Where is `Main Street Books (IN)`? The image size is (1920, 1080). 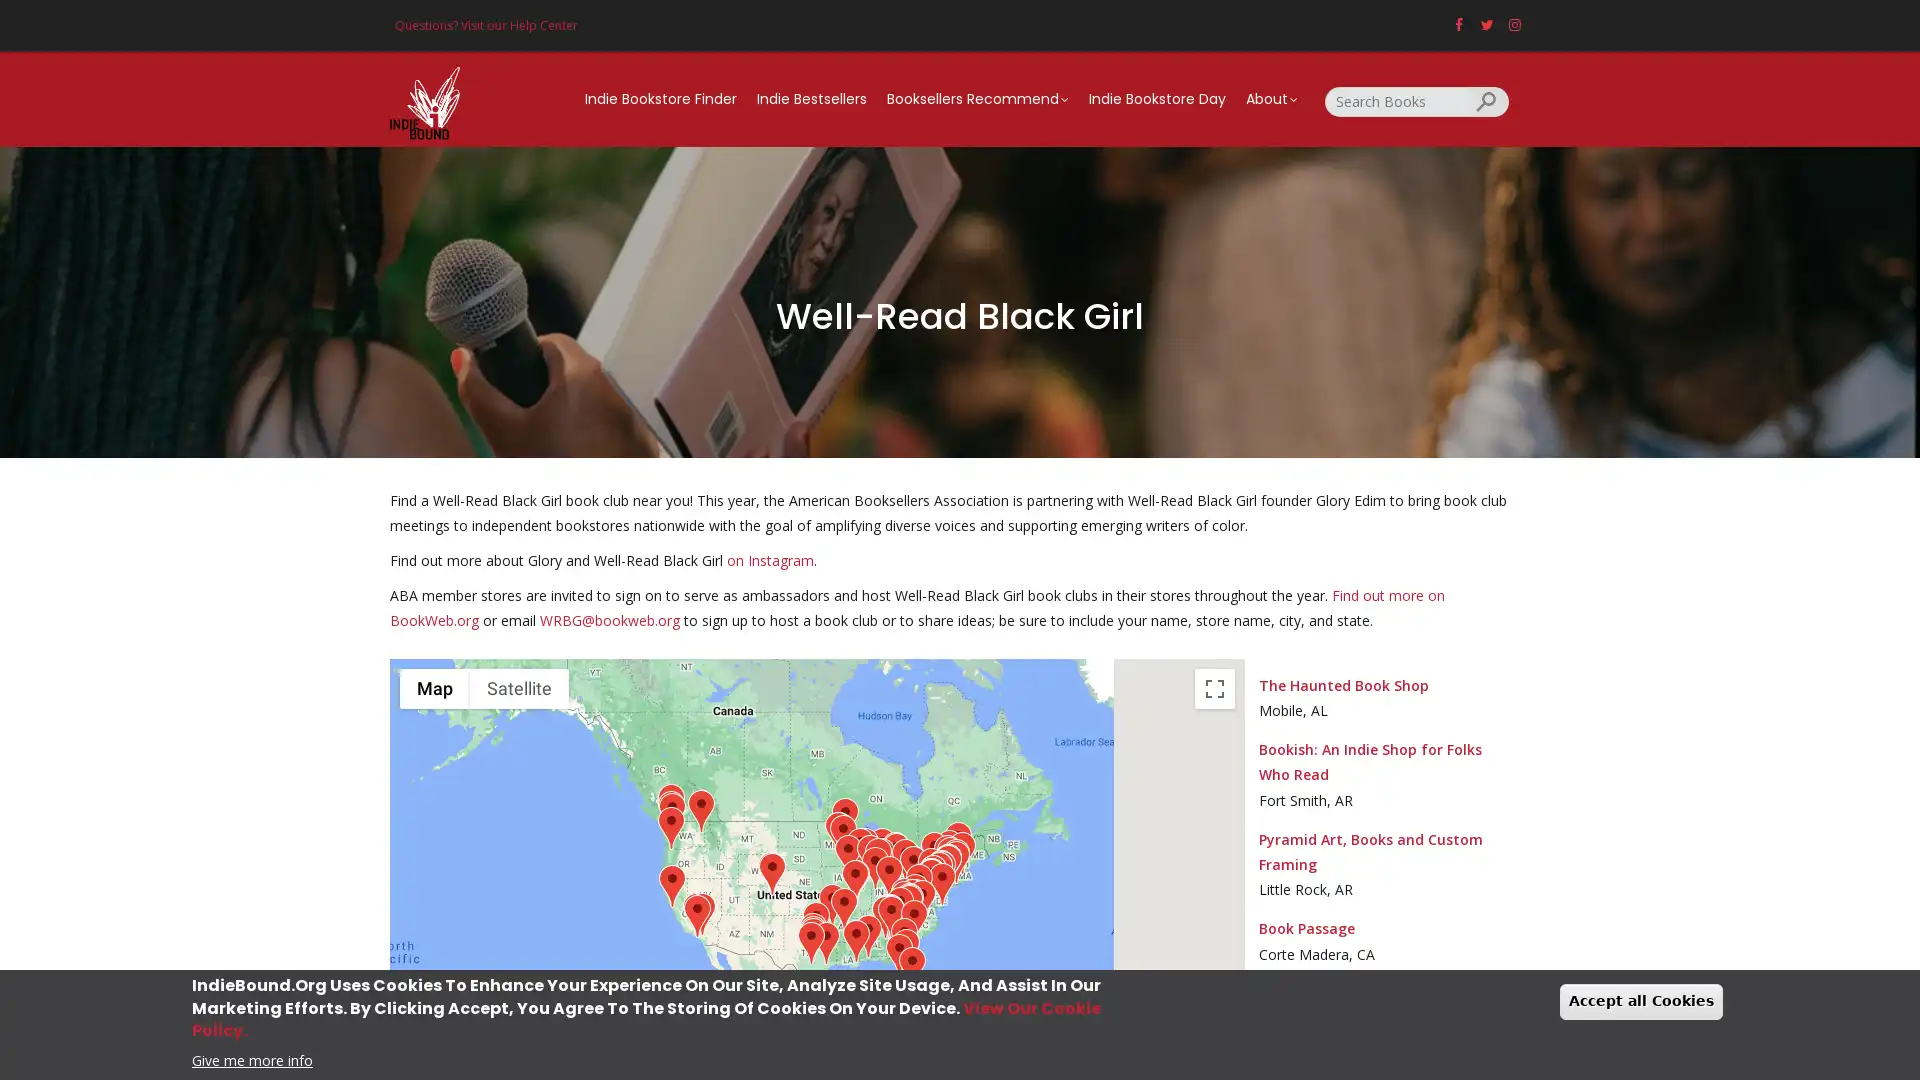
Main Street Books (IN) is located at coordinates (874, 866).